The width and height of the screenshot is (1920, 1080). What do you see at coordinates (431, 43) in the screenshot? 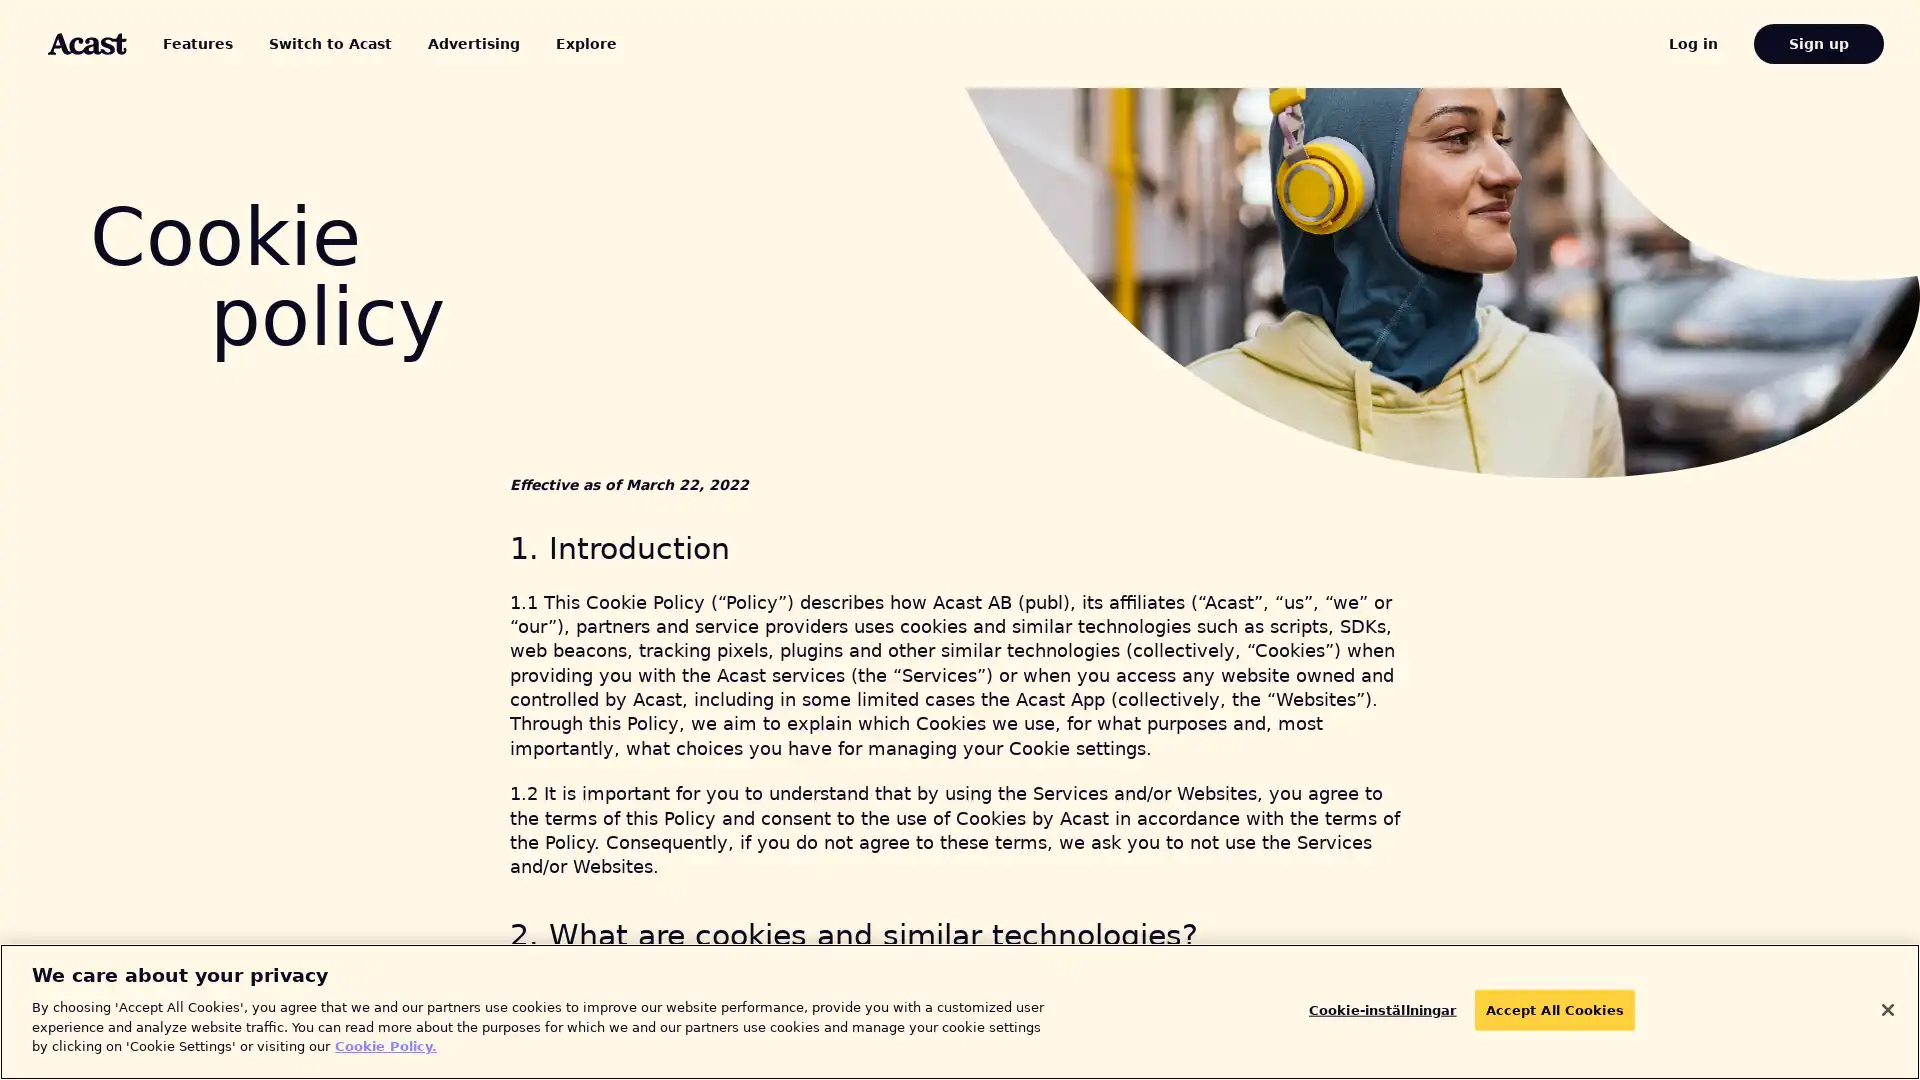
I see `Advertising` at bounding box center [431, 43].